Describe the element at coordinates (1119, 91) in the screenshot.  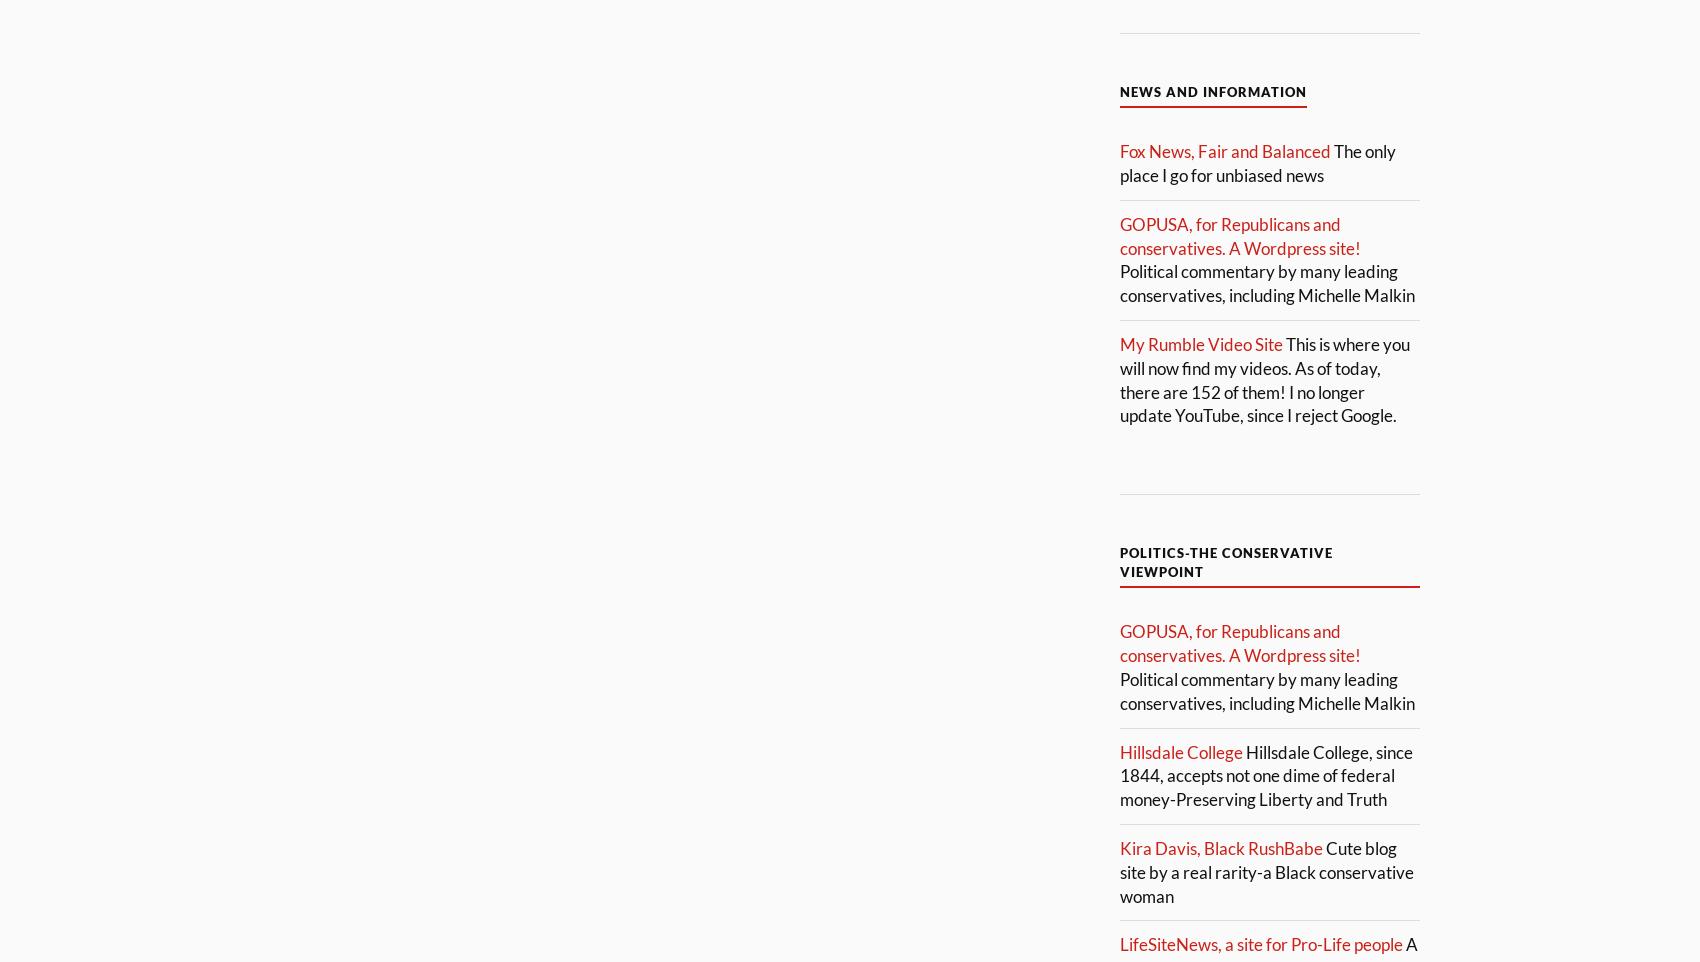
I see `'News and Information'` at that location.